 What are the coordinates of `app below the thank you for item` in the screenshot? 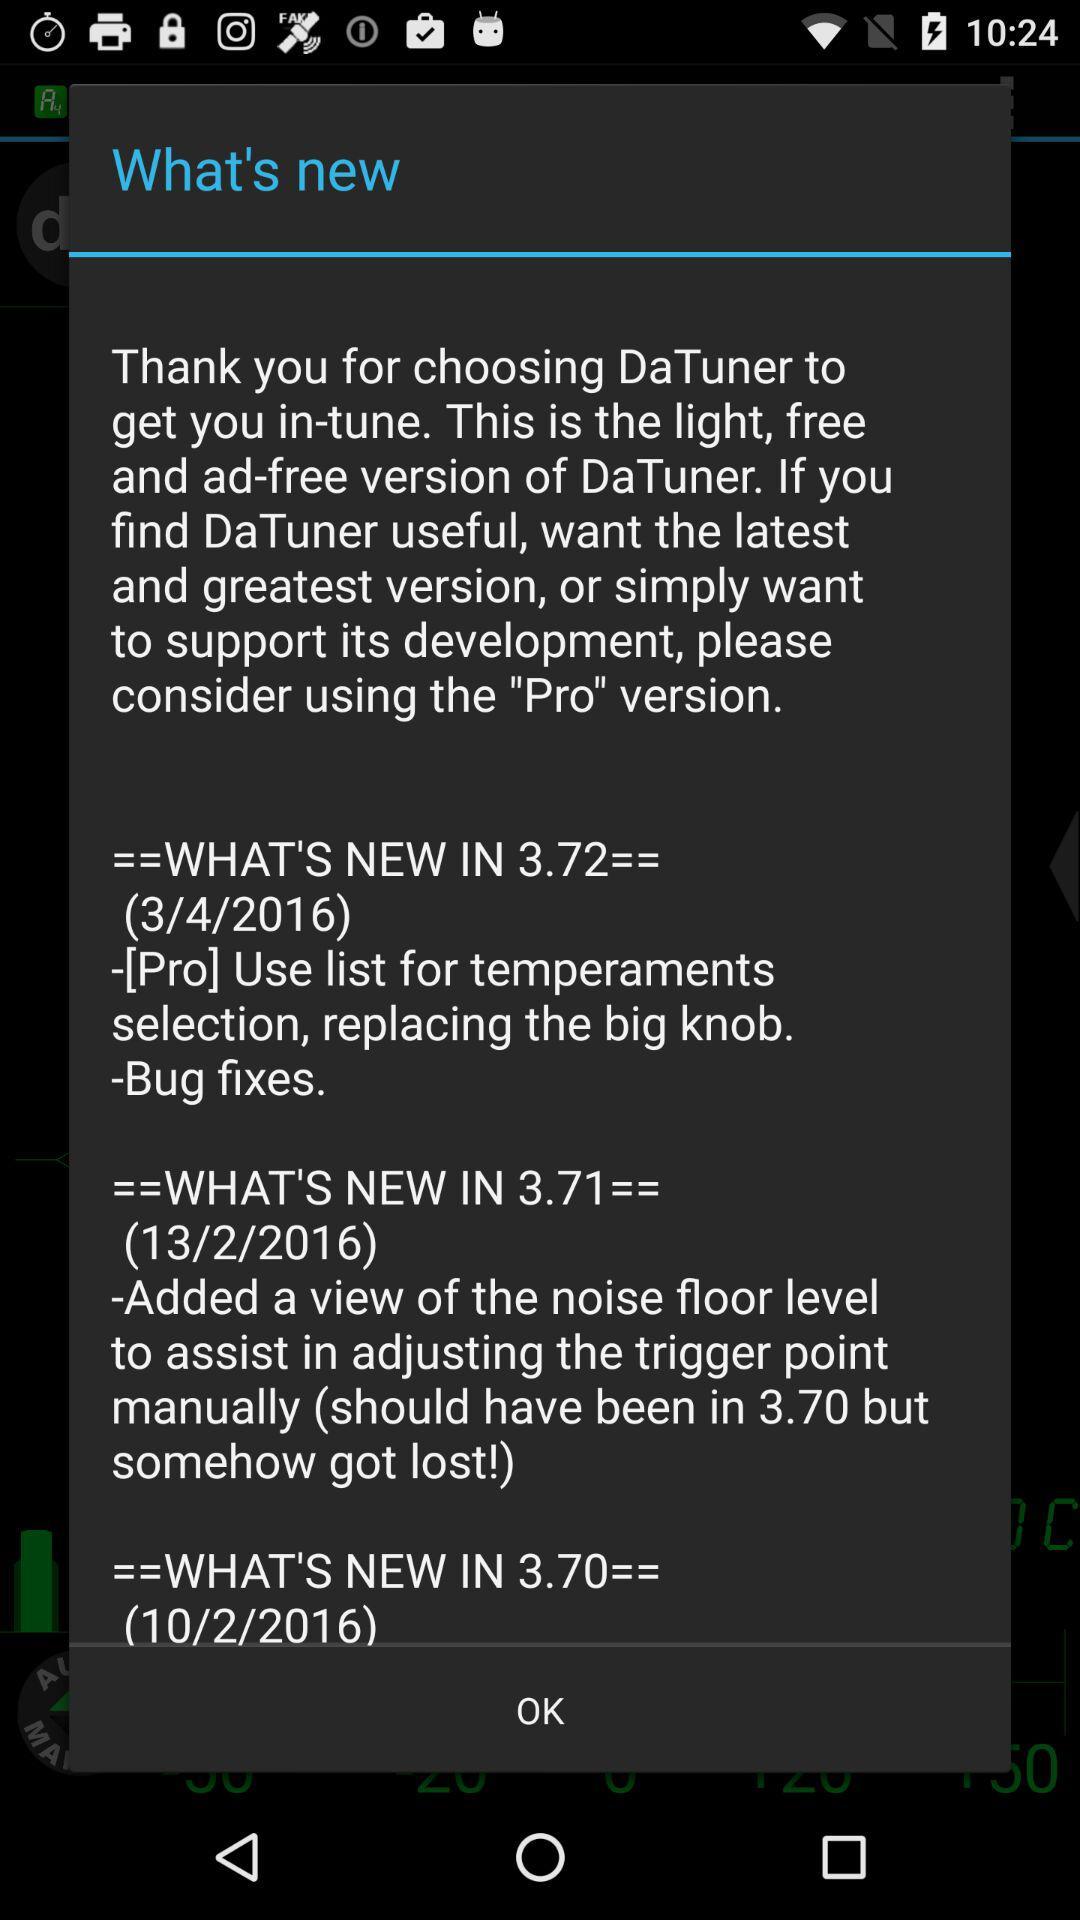 It's located at (540, 1708).